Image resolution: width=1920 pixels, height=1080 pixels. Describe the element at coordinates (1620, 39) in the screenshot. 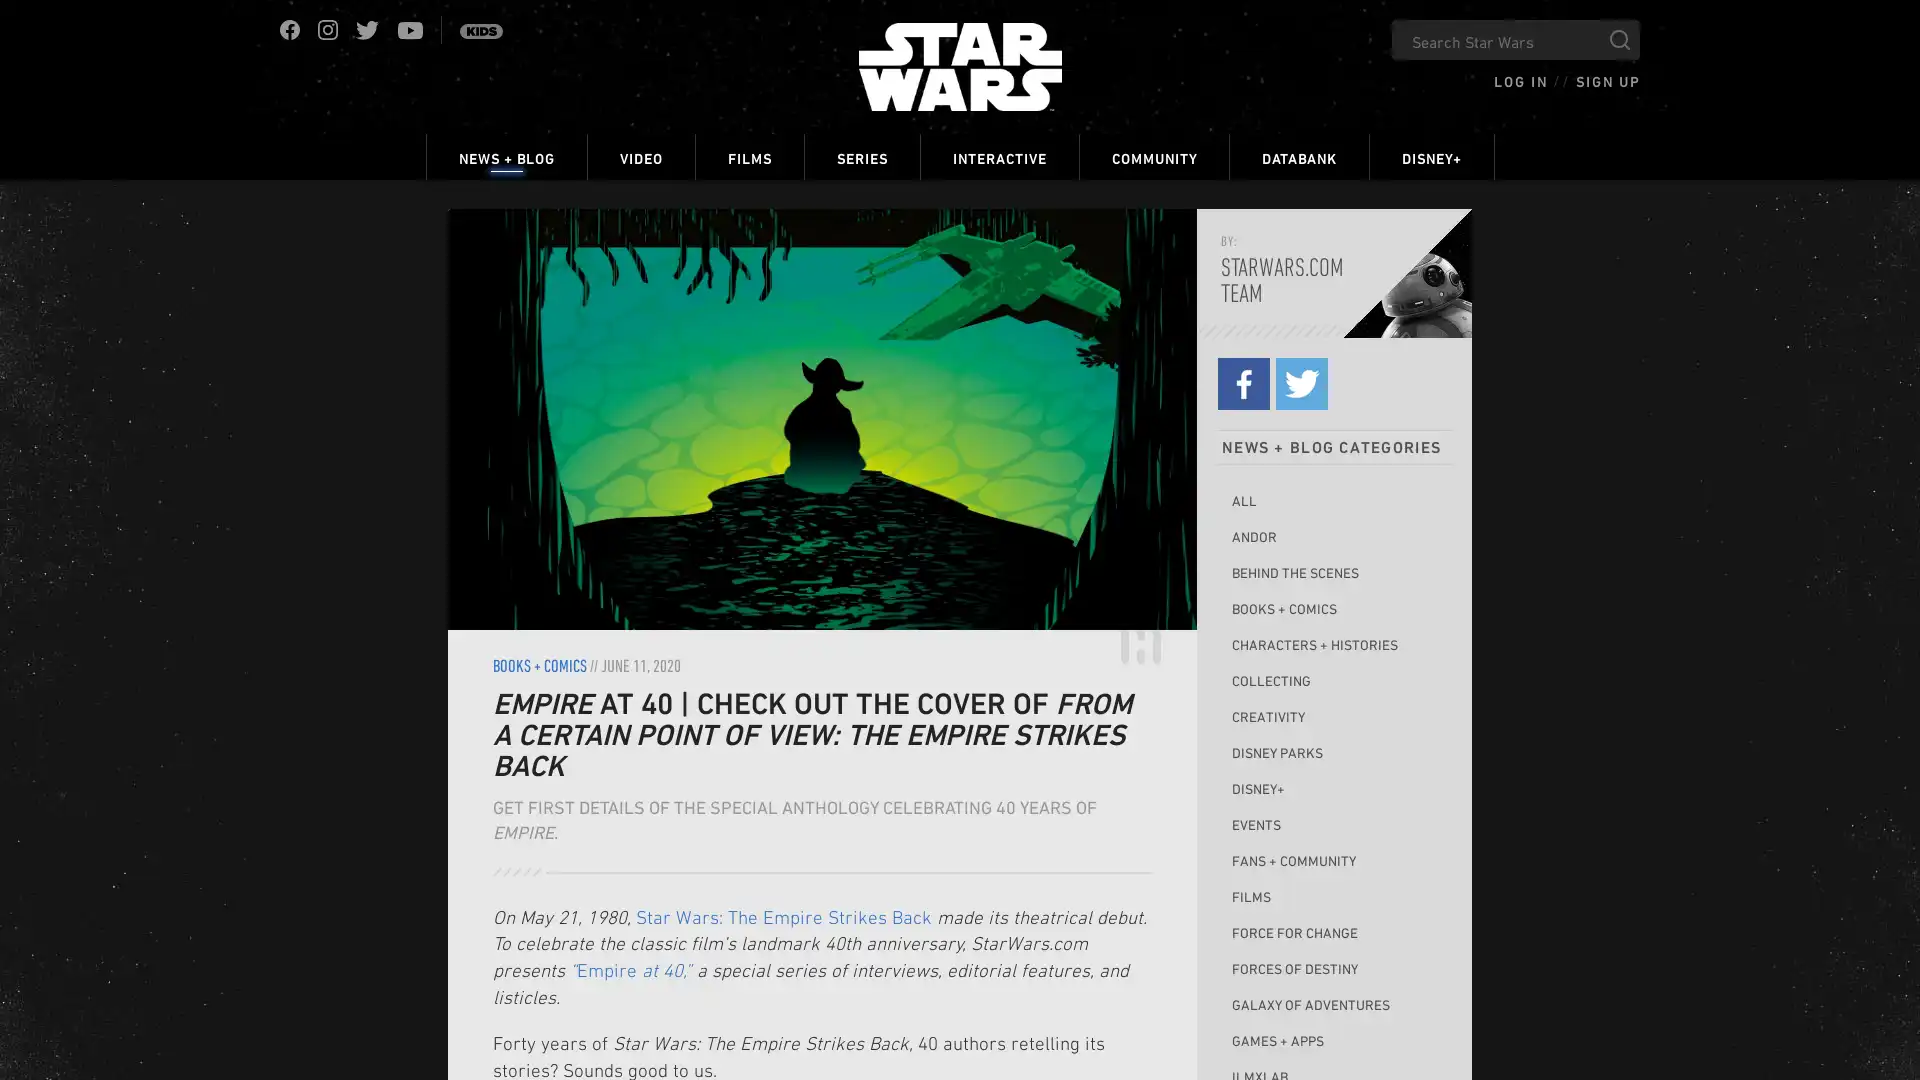

I see `Open Search` at that location.